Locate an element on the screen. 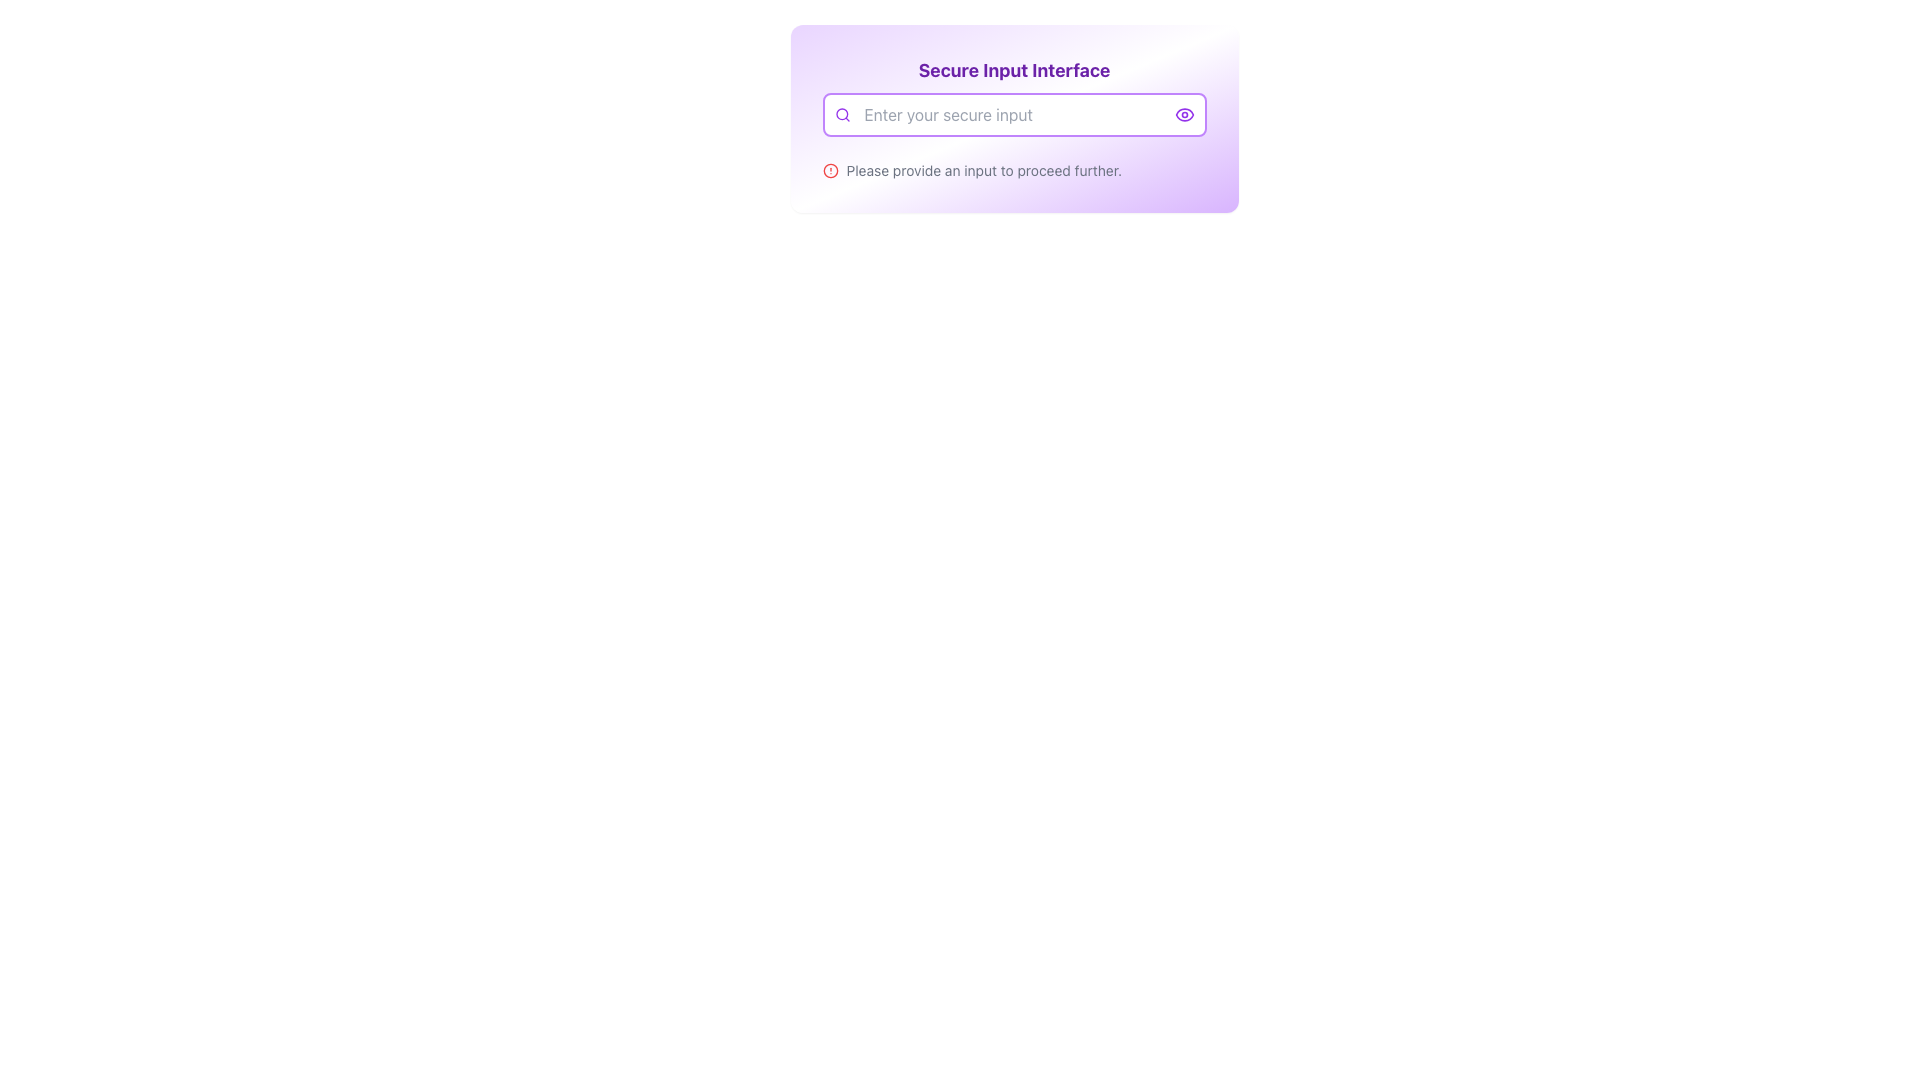 This screenshot has height=1080, width=1920. the informative text label with an accompanying icon located just below the 'Enter your secure input' field, which serves to prompt users for input is located at coordinates (1014, 169).